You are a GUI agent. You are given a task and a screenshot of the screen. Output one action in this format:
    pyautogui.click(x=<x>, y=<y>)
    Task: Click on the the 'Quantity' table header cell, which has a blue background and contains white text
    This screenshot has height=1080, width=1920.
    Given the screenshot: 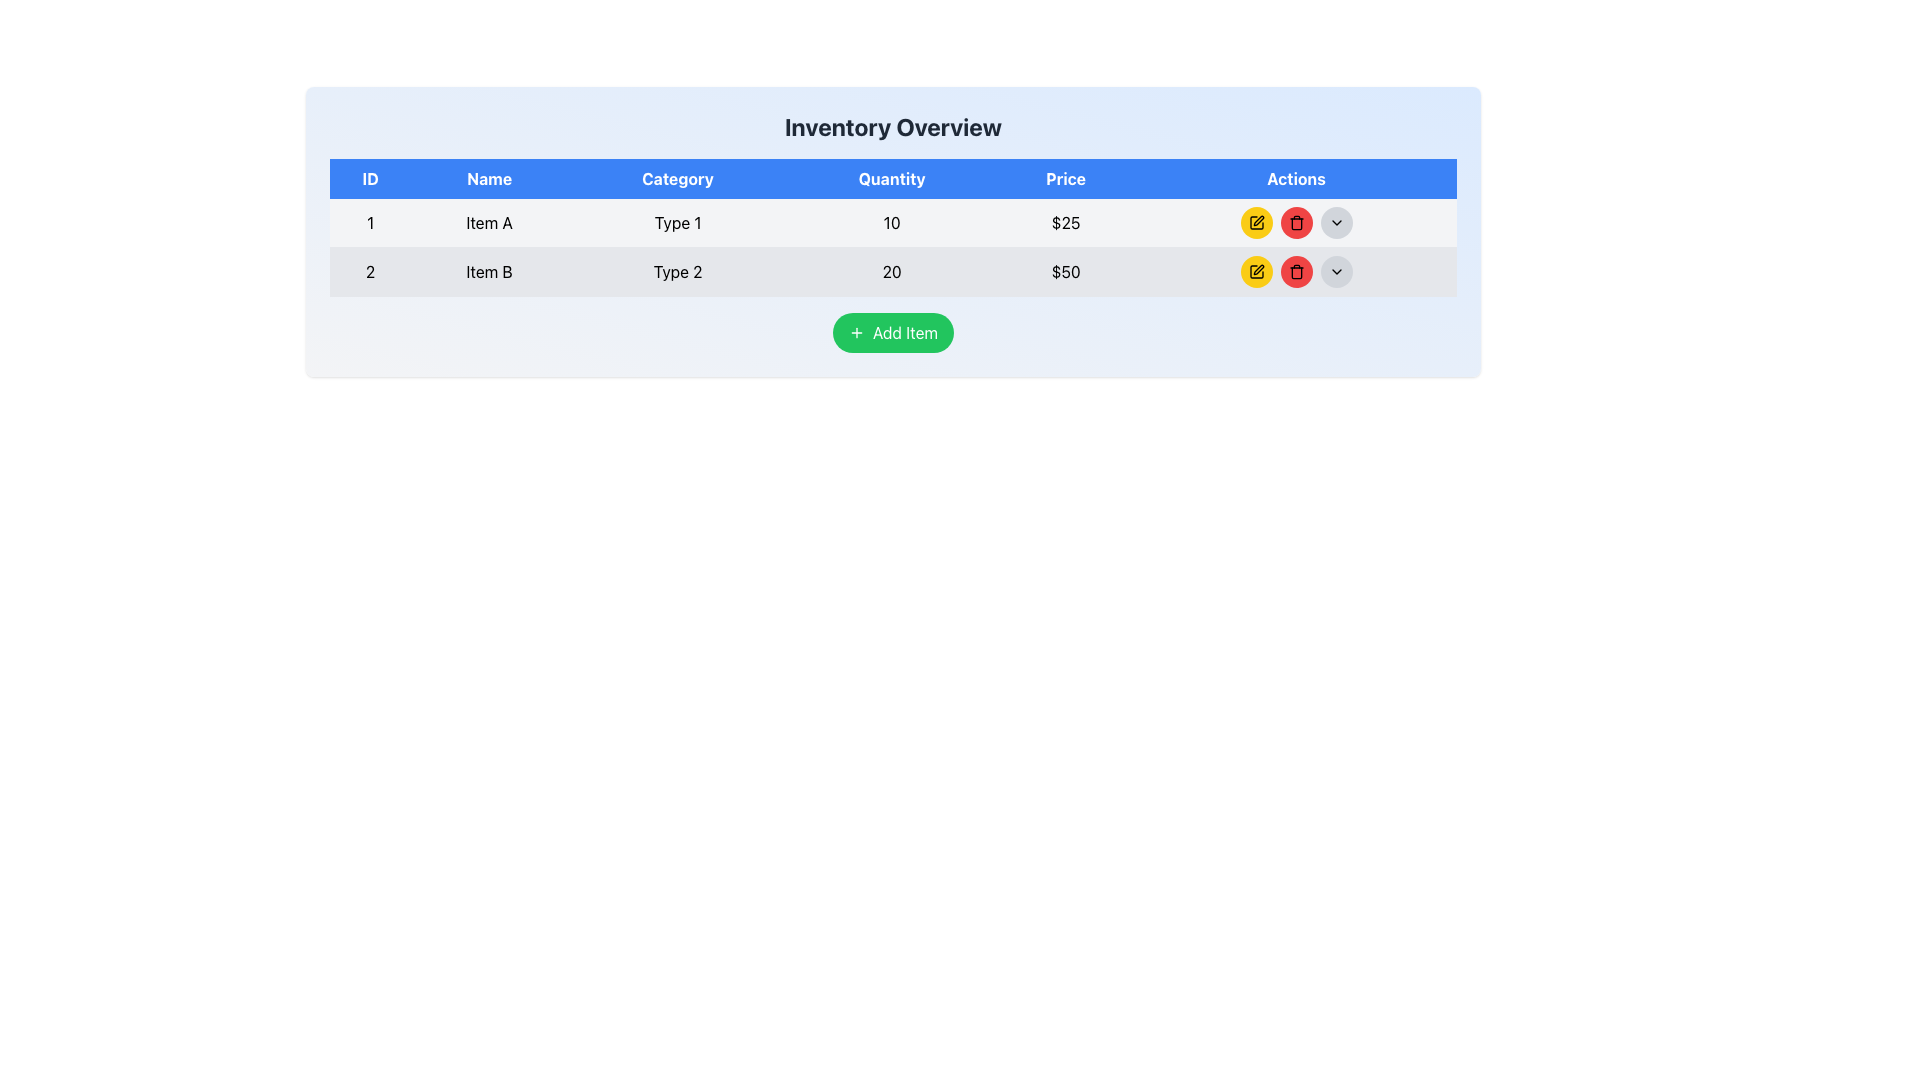 What is the action you would take?
    pyautogui.click(x=891, y=177)
    